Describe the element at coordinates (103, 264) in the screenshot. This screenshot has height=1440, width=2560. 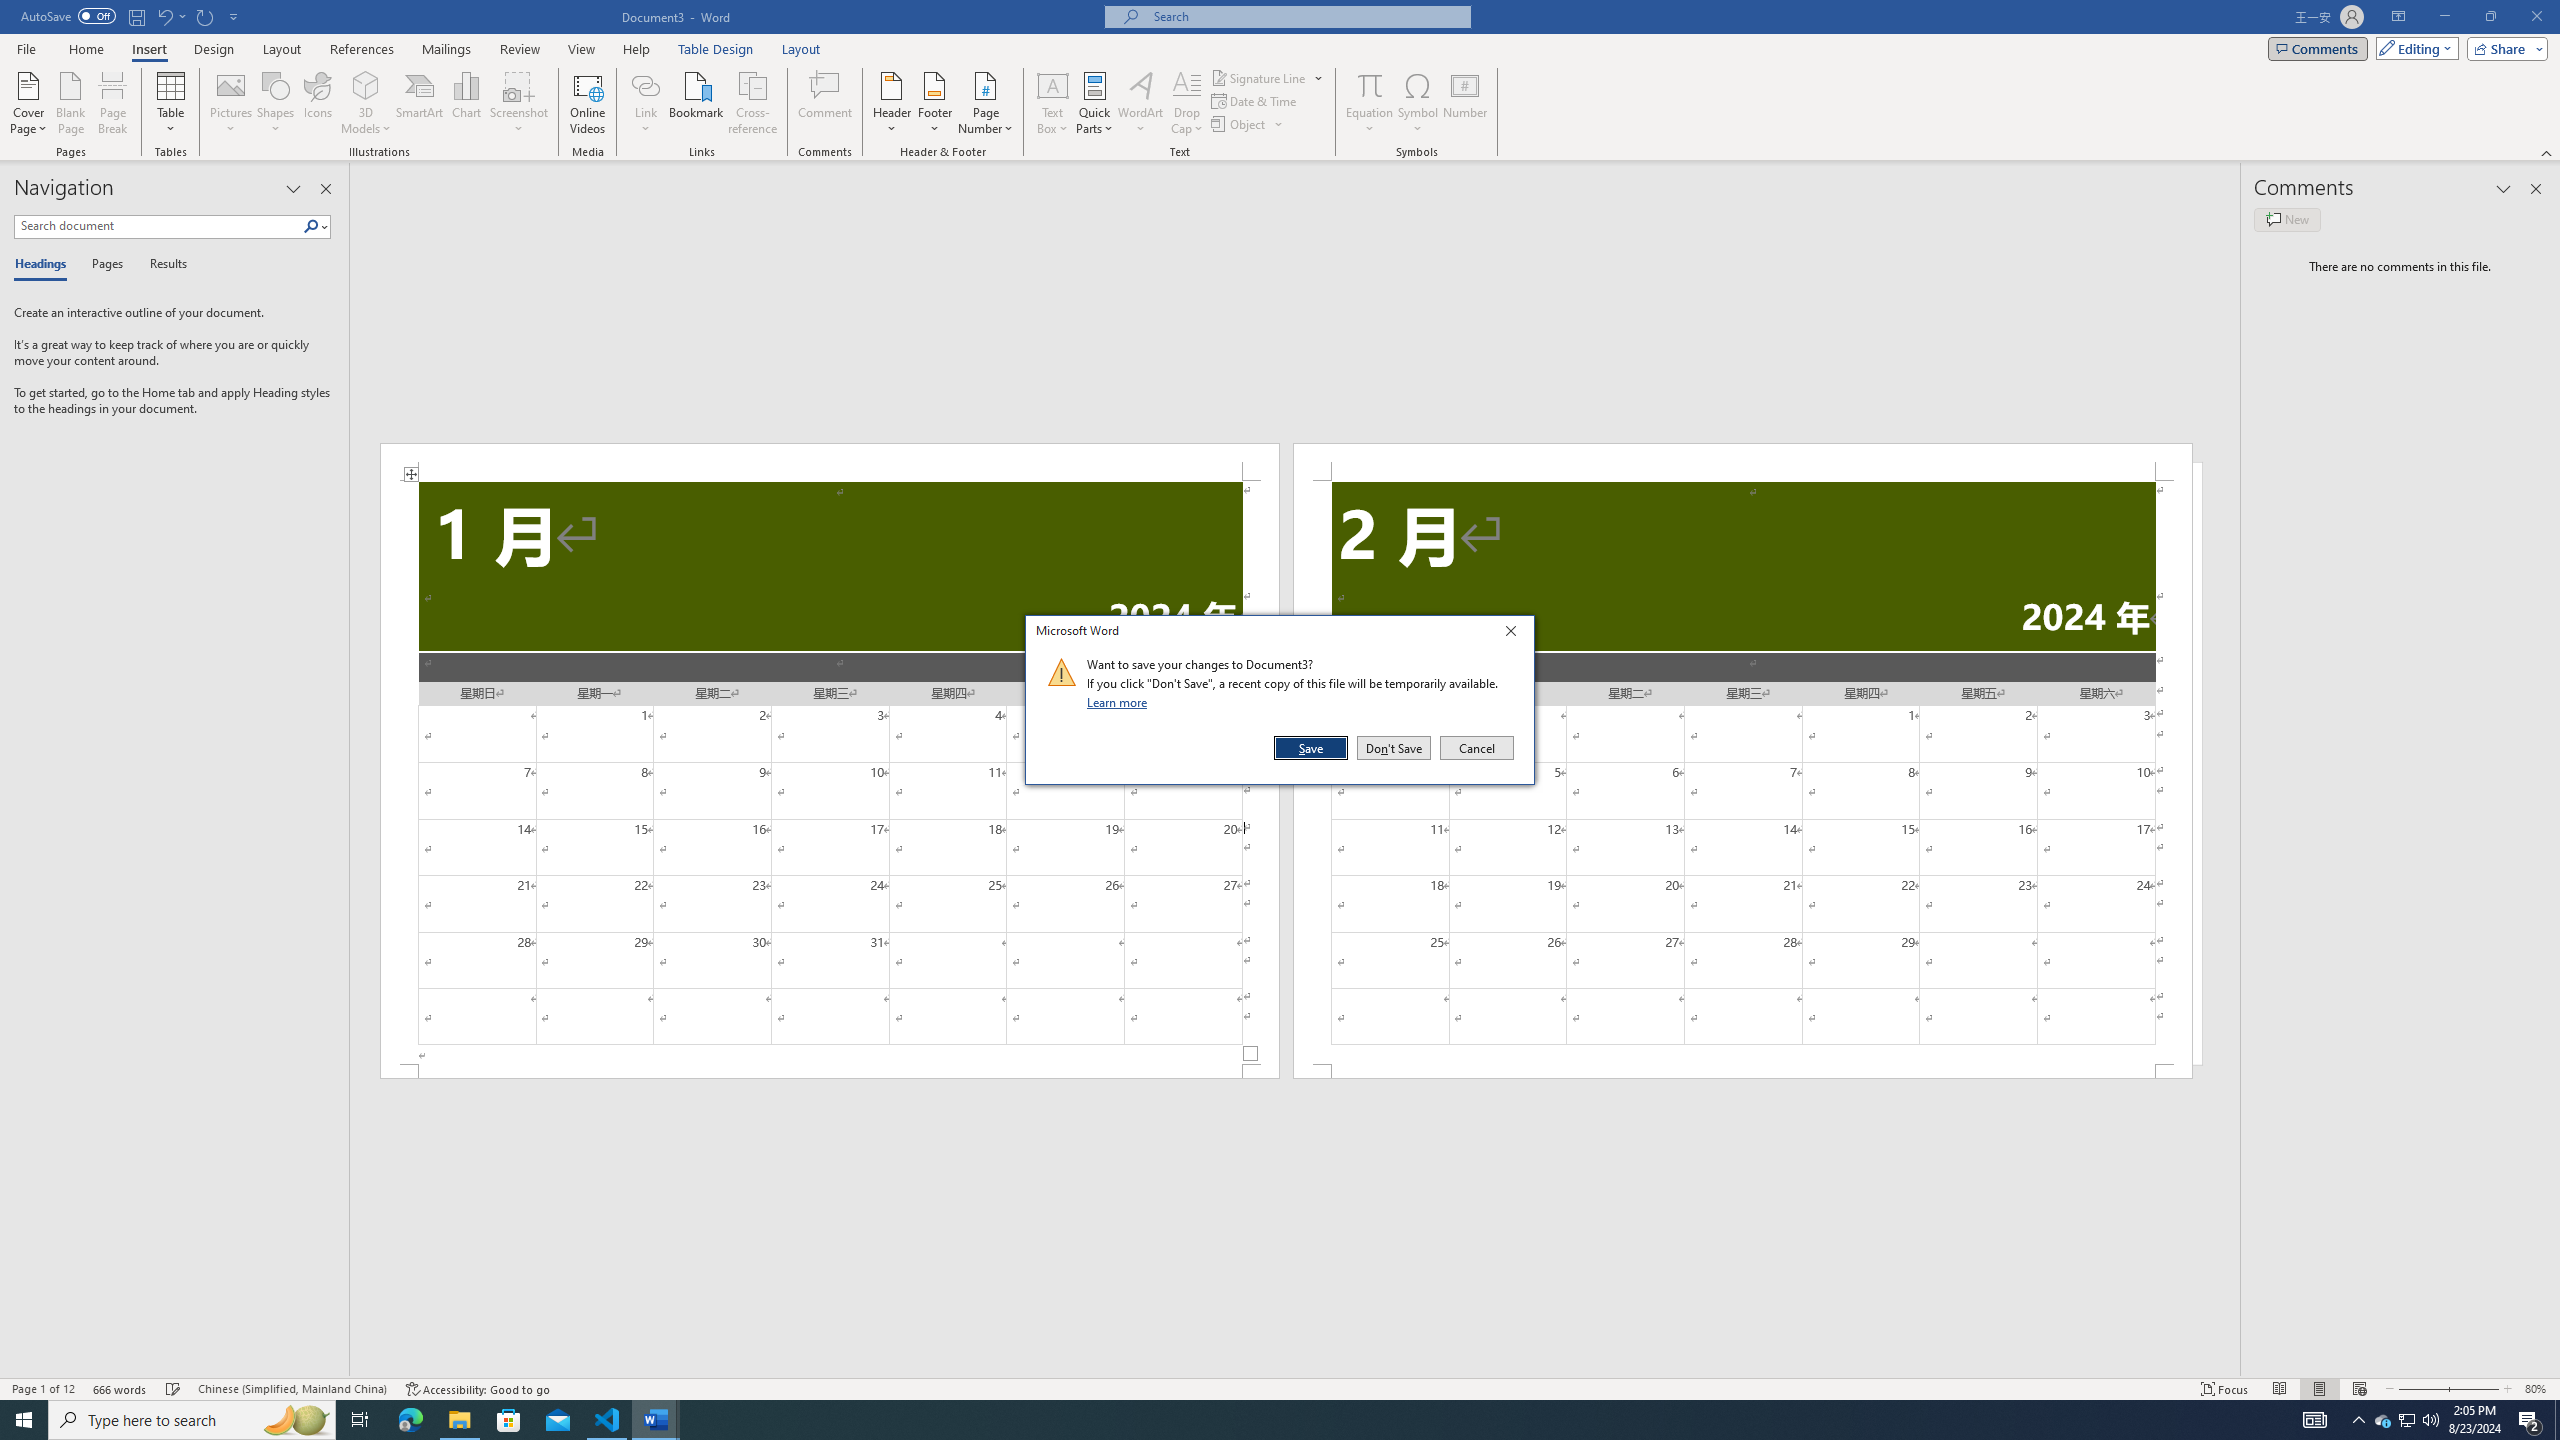
I see `'Pages'` at that location.